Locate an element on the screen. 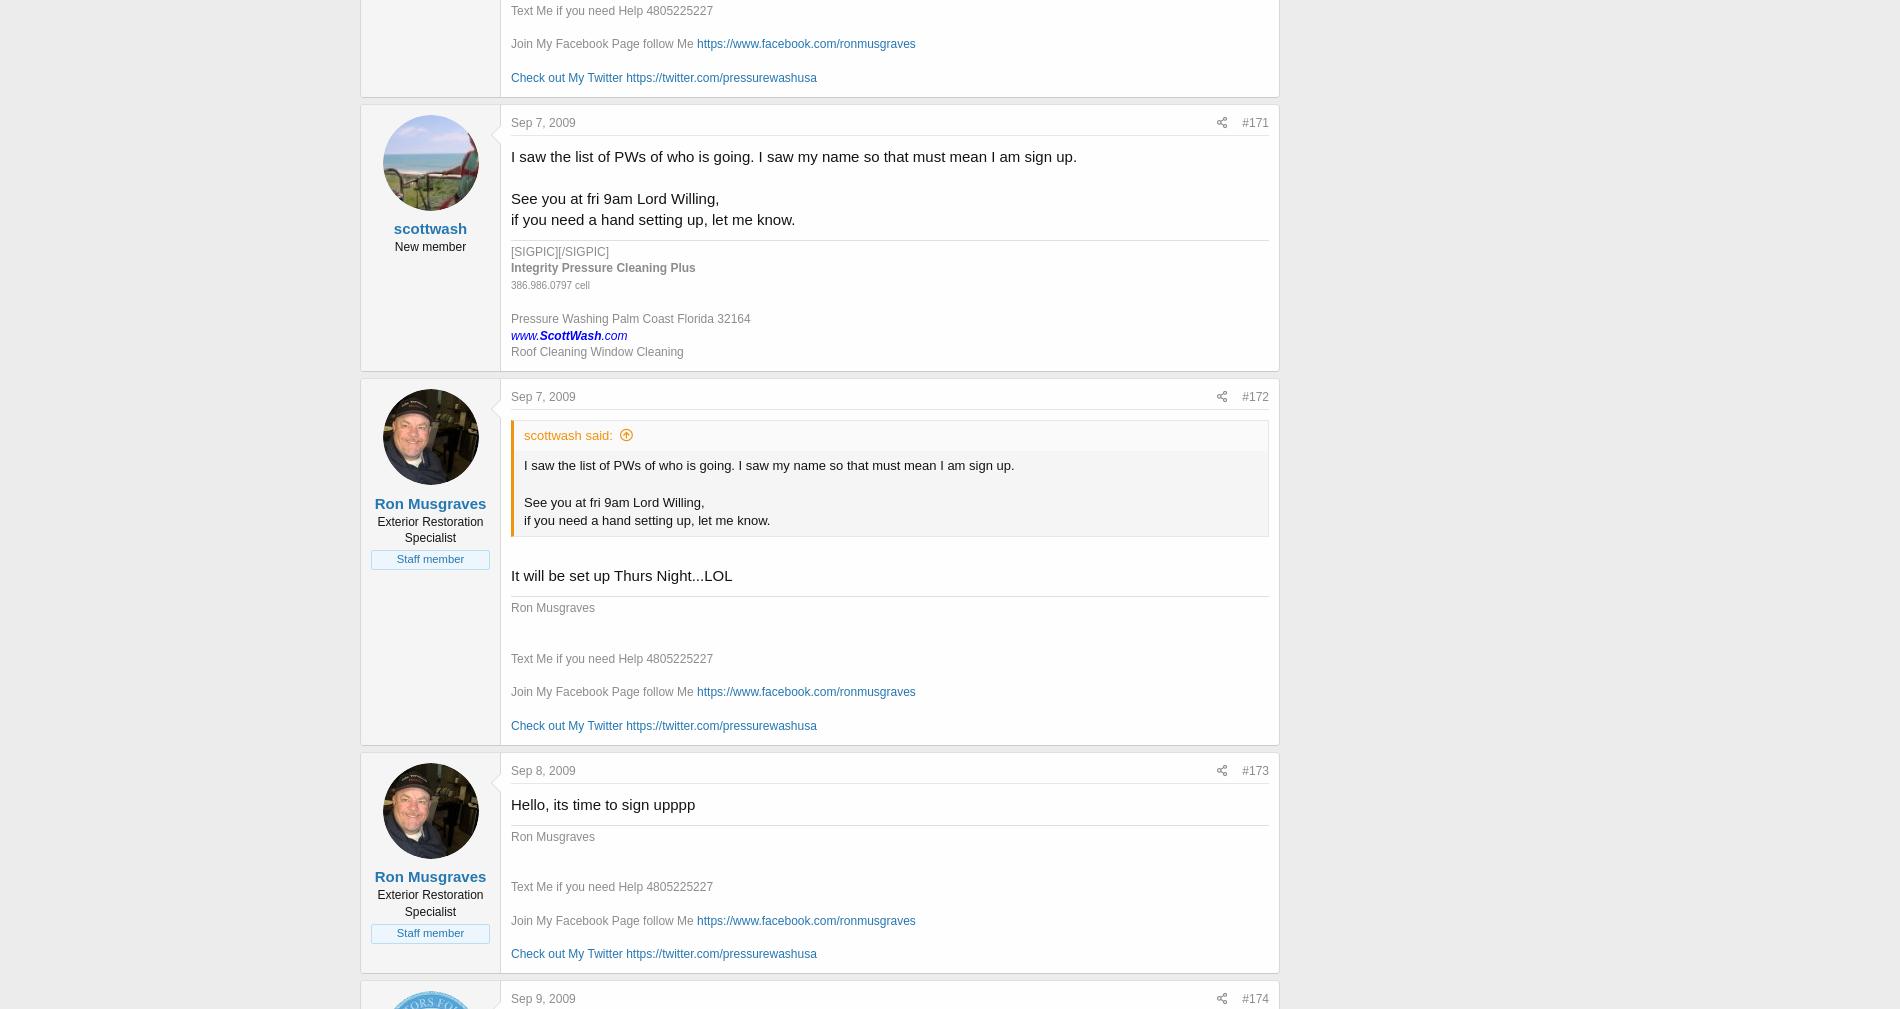 This screenshot has height=1009, width=1900. '#171' is located at coordinates (1254, 120).